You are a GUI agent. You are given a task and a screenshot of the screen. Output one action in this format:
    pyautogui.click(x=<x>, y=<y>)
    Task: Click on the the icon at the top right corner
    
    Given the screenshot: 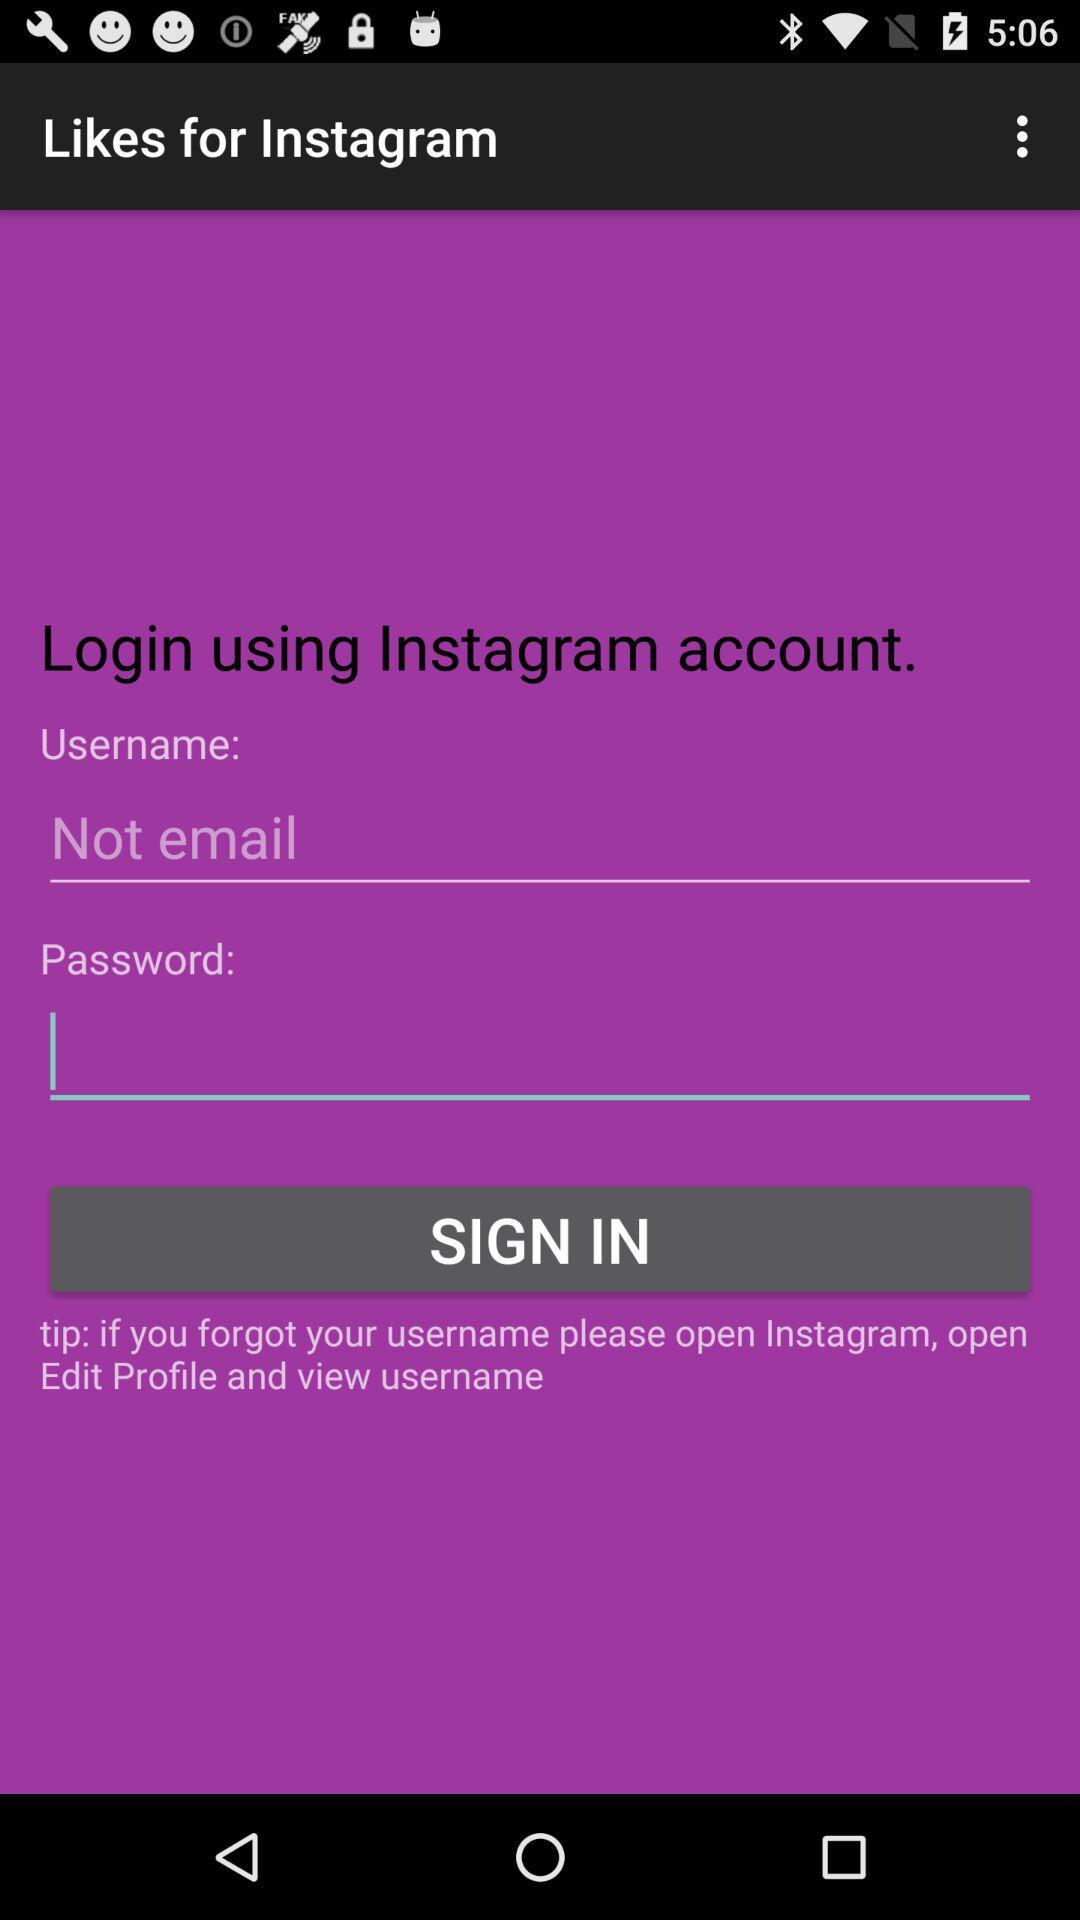 What is the action you would take?
    pyautogui.click(x=1027, y=135)
    